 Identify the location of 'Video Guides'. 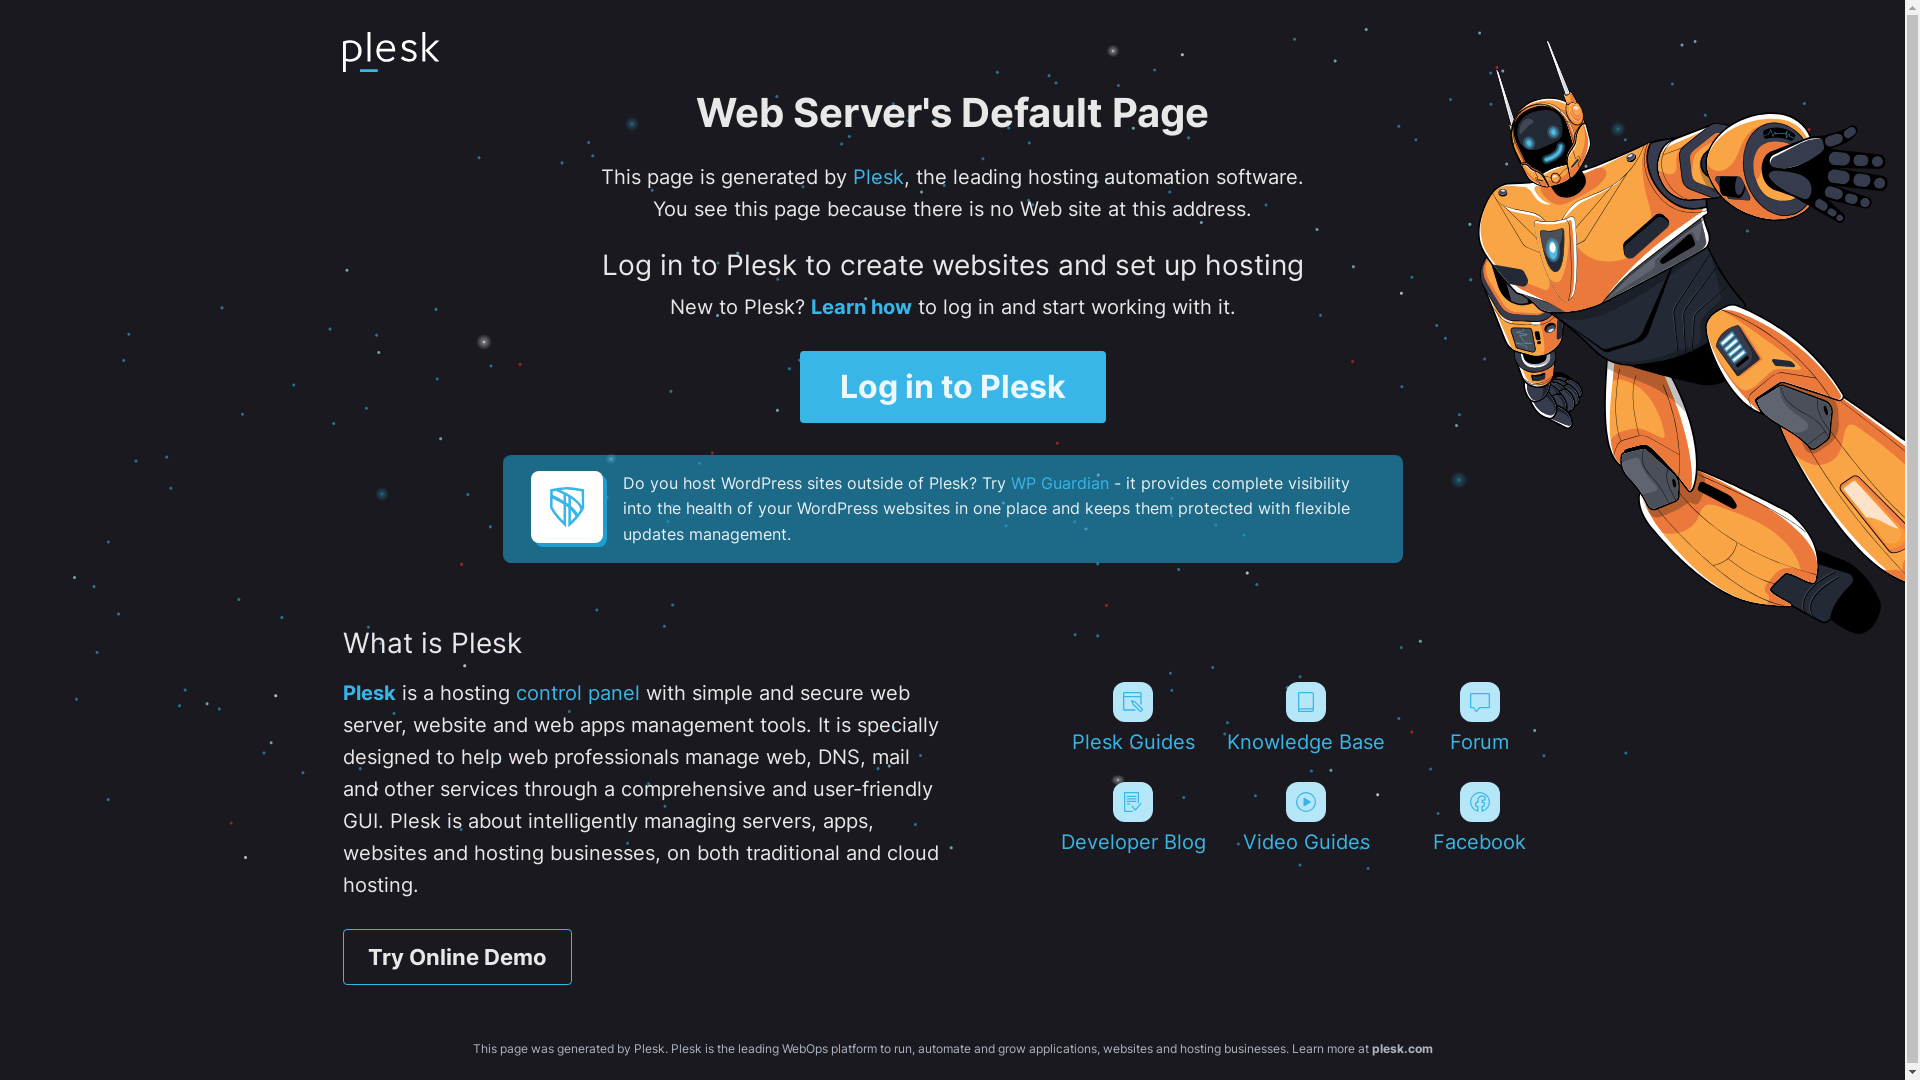
(1306, 817).